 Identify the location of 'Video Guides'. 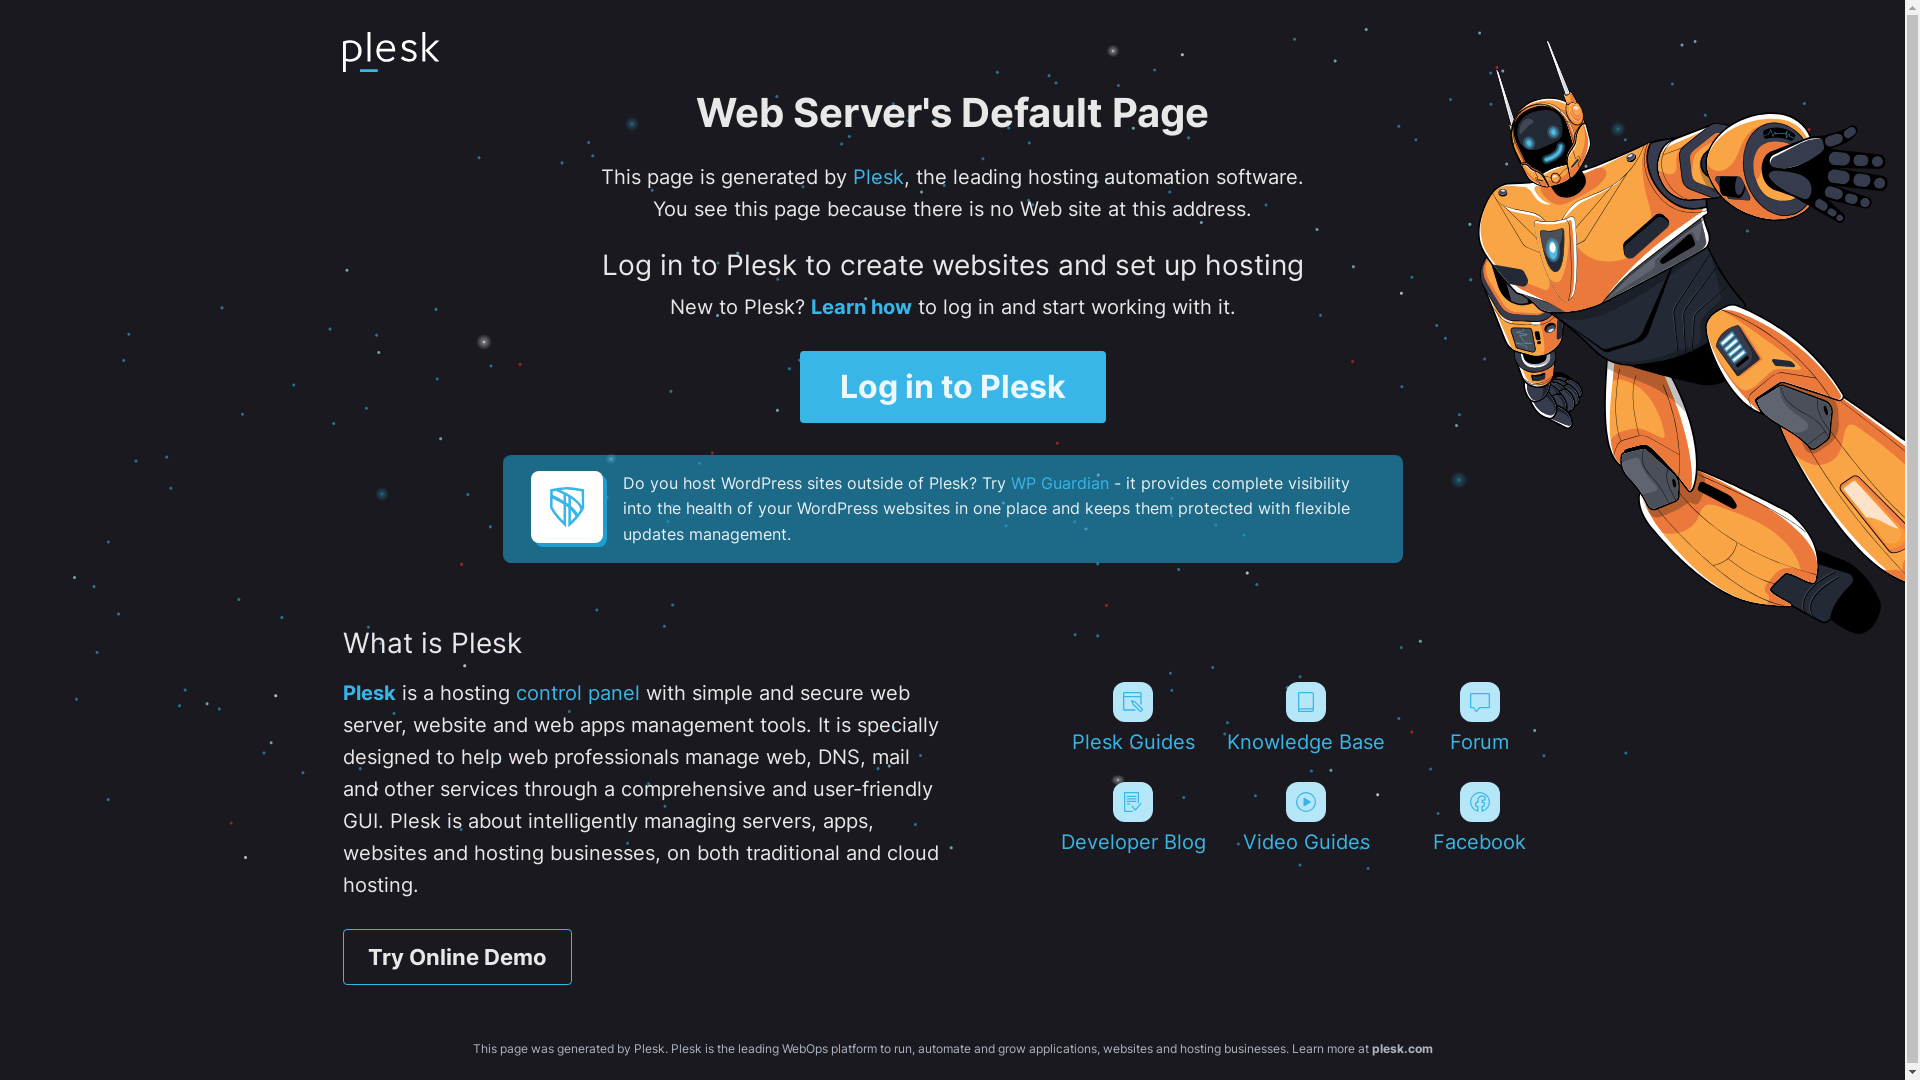
(1306, 817).